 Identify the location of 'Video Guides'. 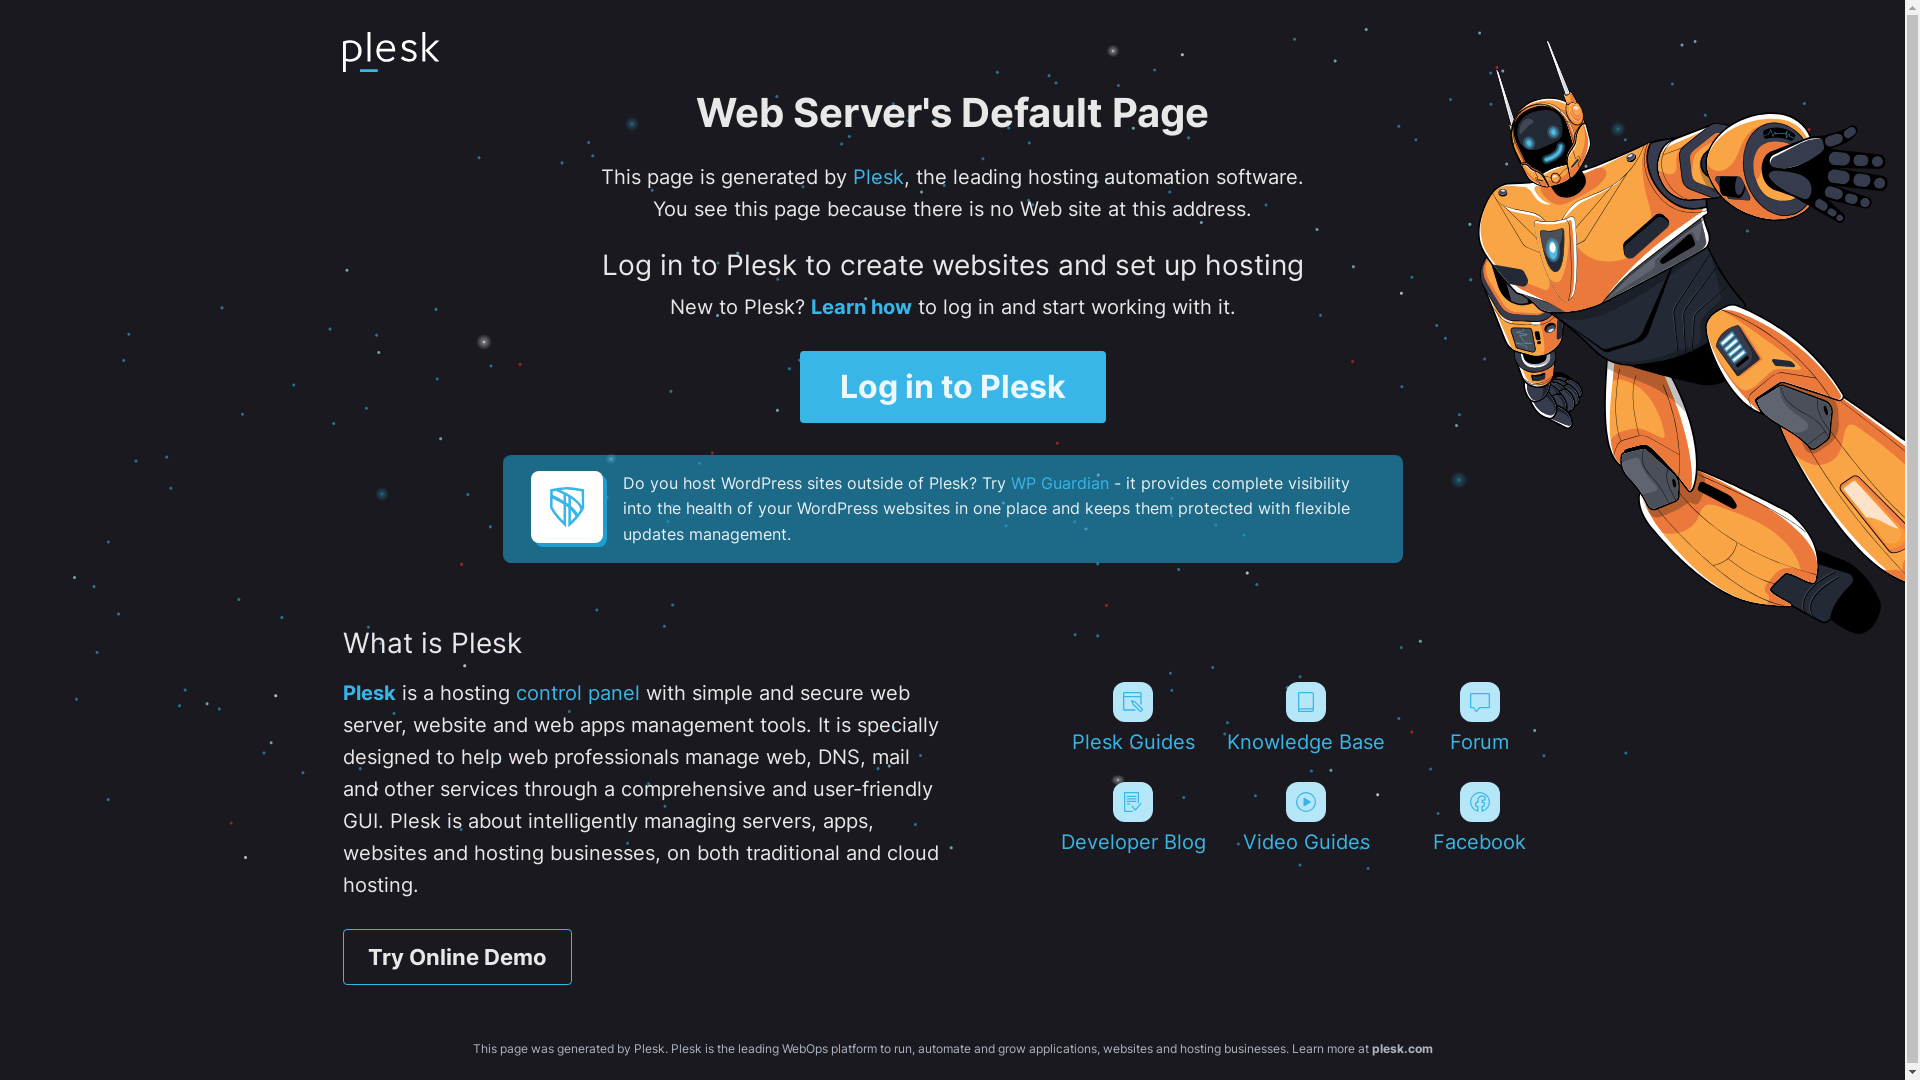
(1306, 817).